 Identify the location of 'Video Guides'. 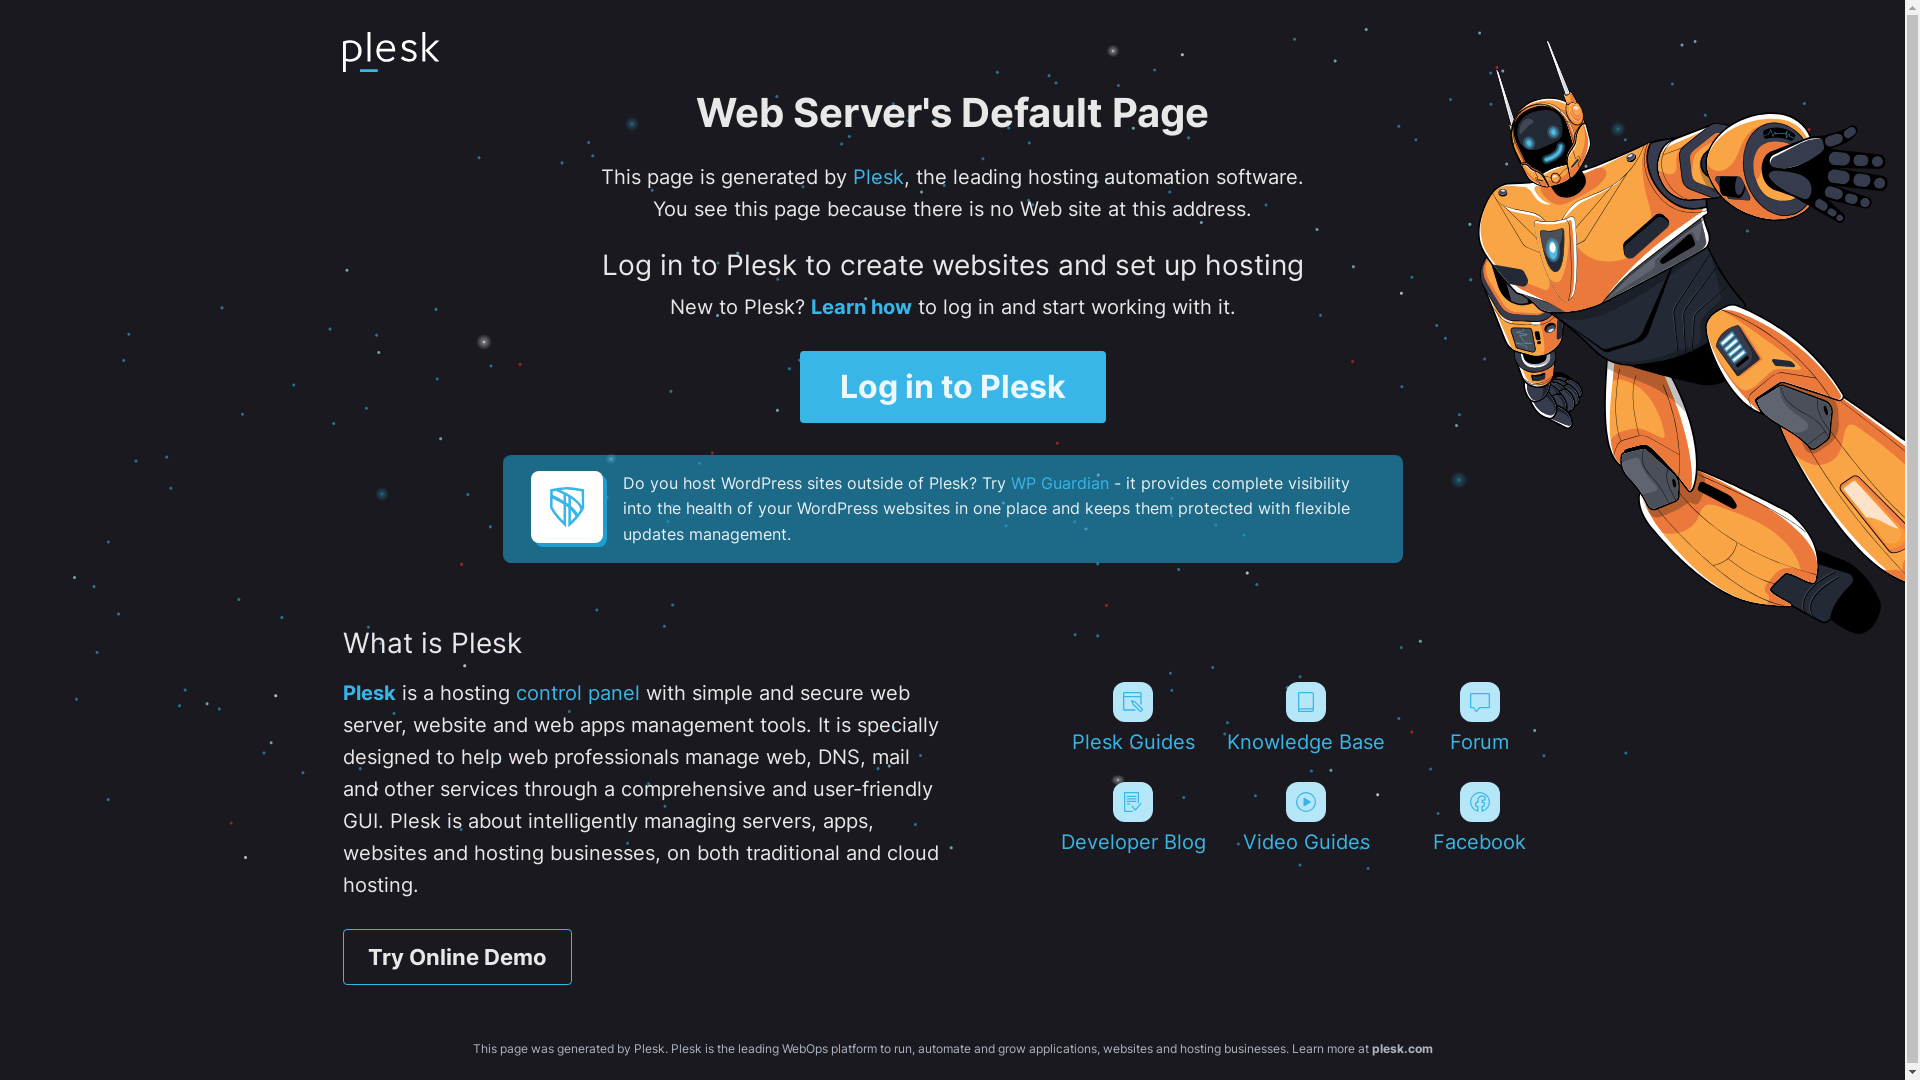
(1306, 817).